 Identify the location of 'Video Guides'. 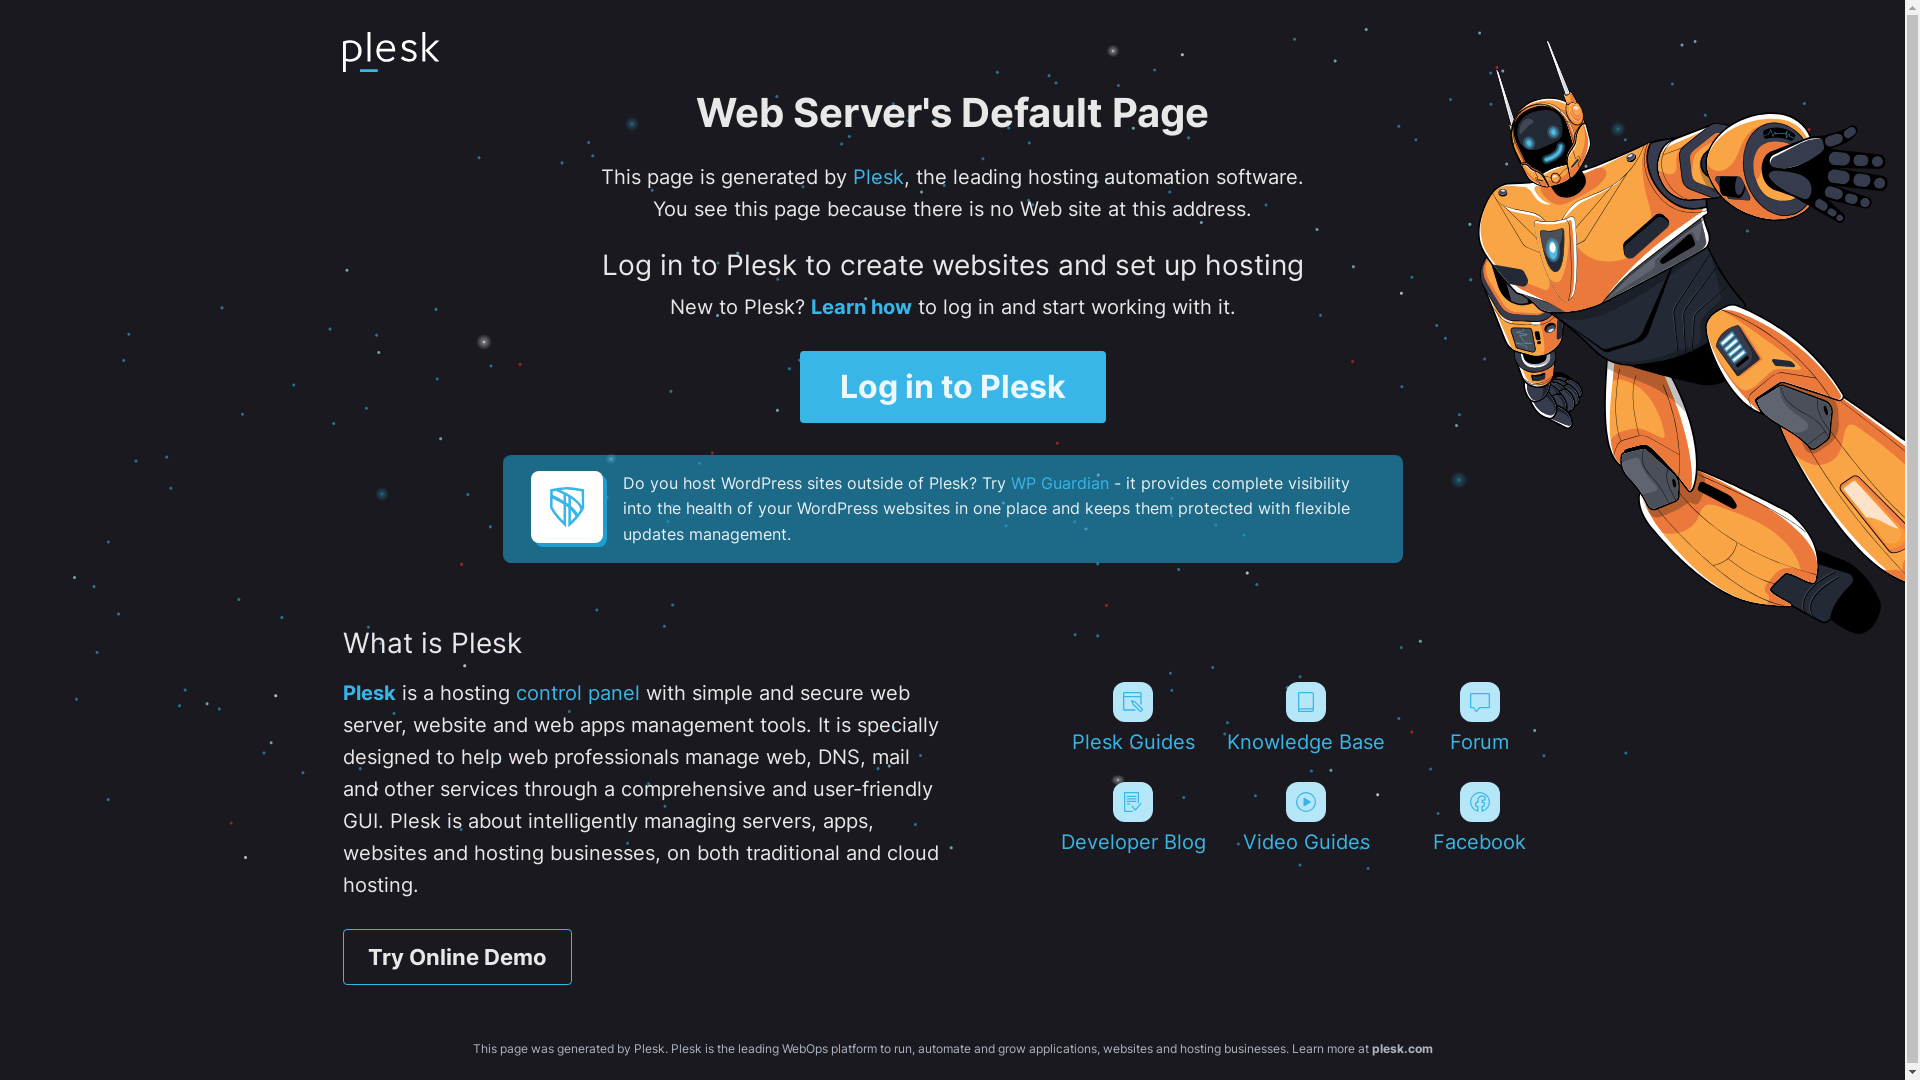
(1306, 817).